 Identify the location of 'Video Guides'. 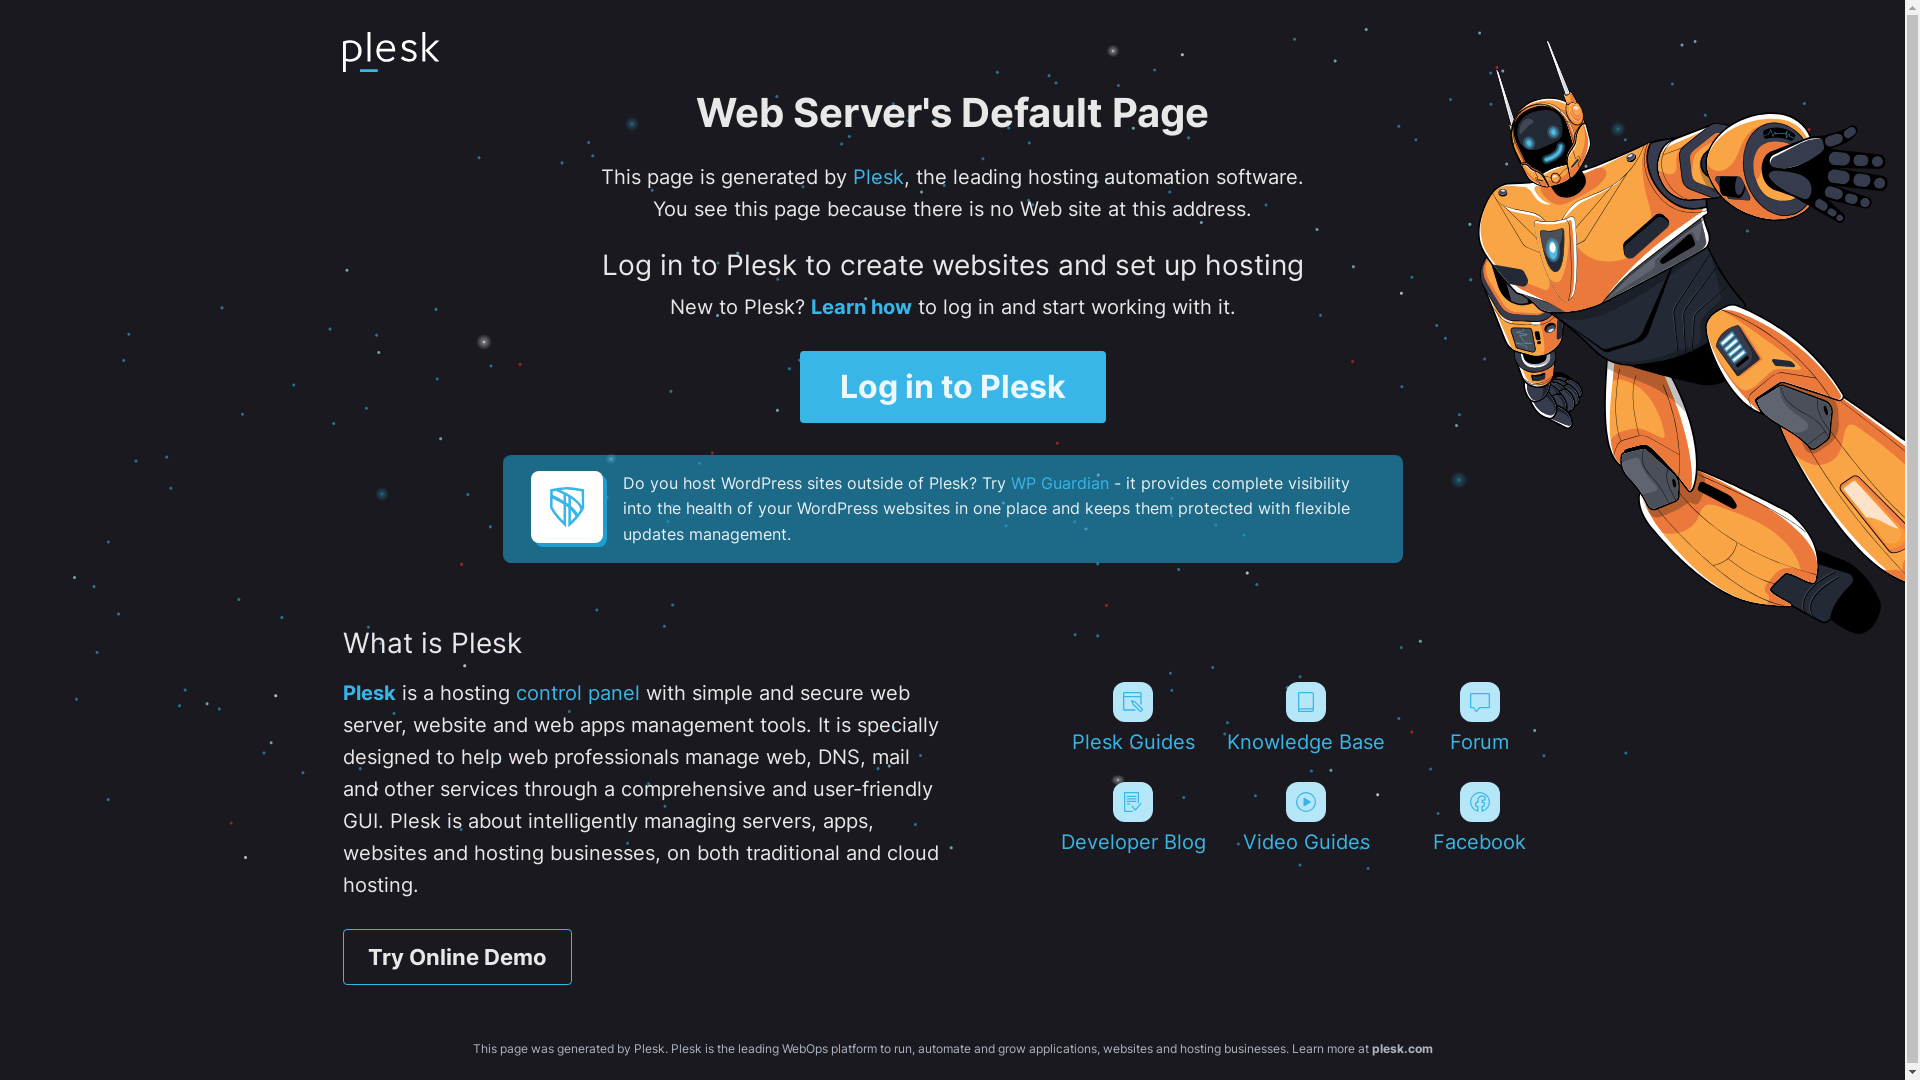
(1306, 817).